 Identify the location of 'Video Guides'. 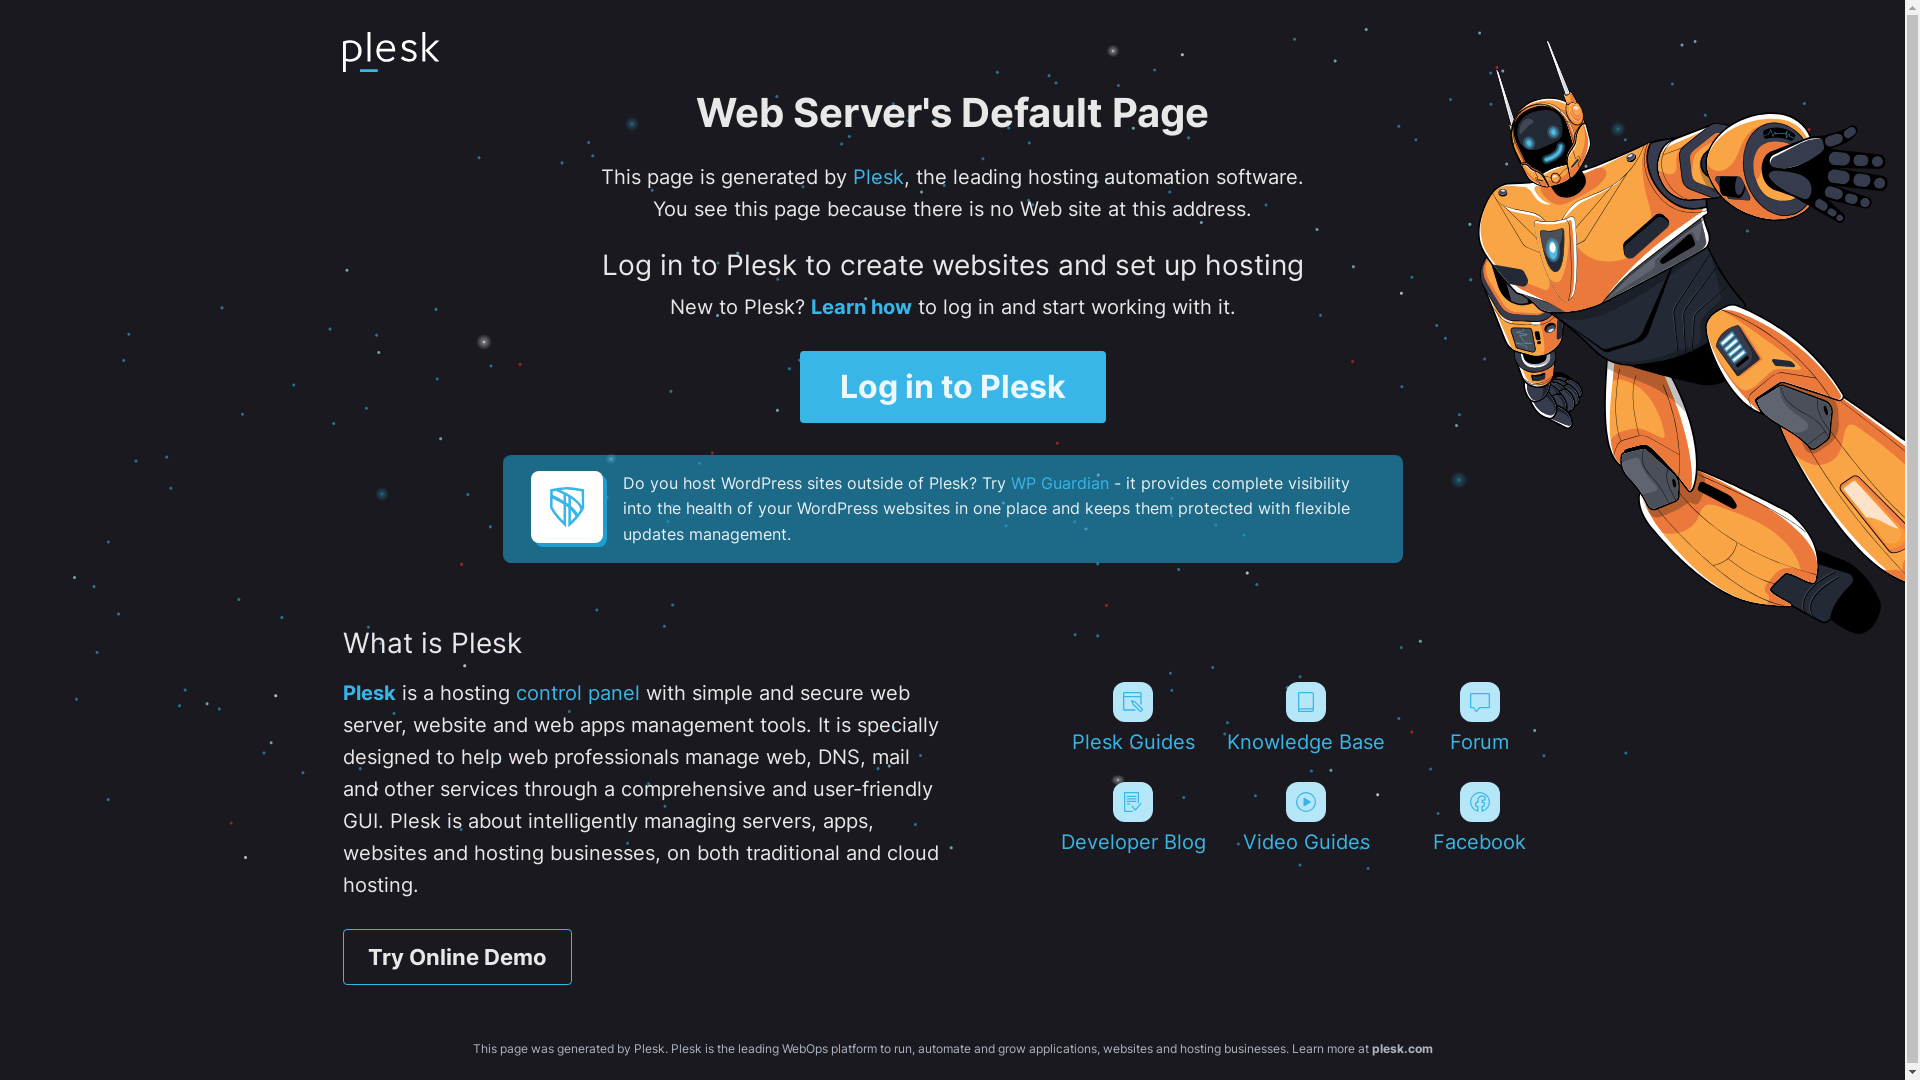
(1306, 817).